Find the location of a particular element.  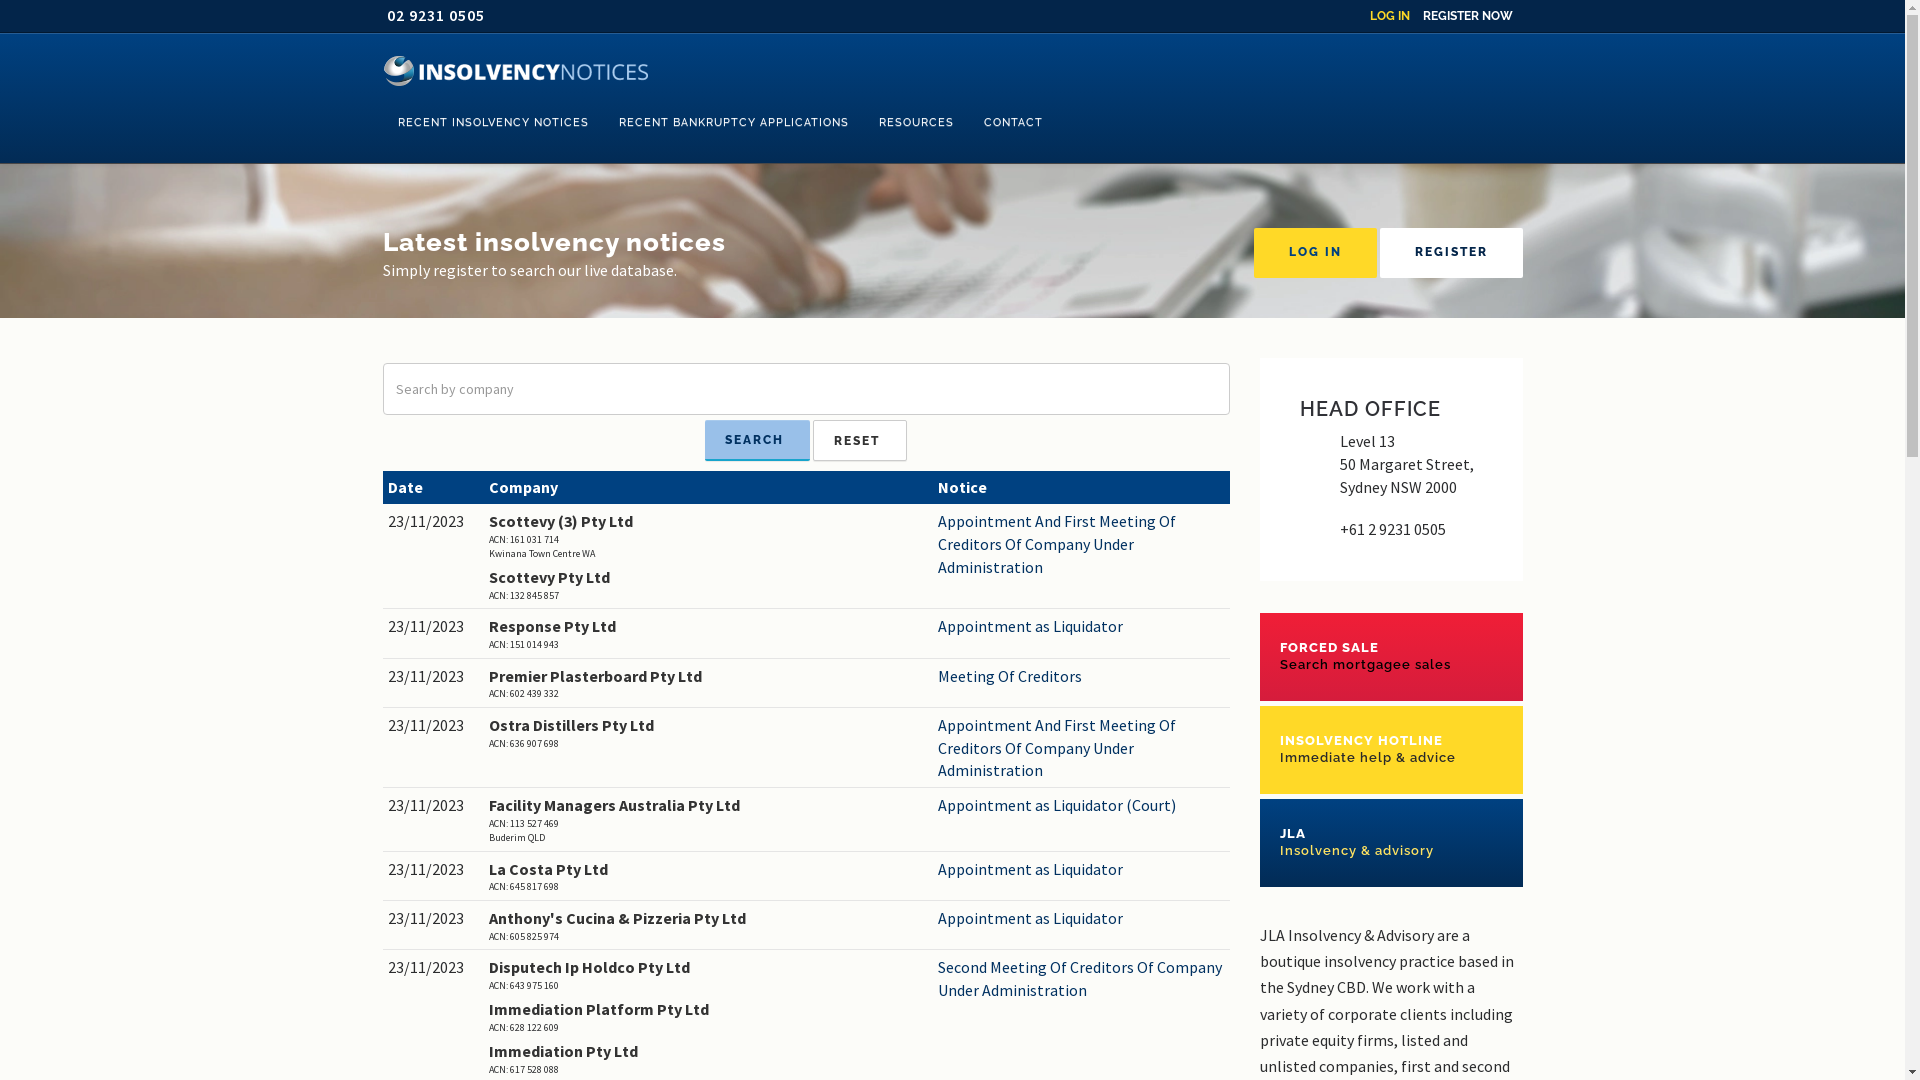

'CONTACT' is located at coordinates (1012, 123).